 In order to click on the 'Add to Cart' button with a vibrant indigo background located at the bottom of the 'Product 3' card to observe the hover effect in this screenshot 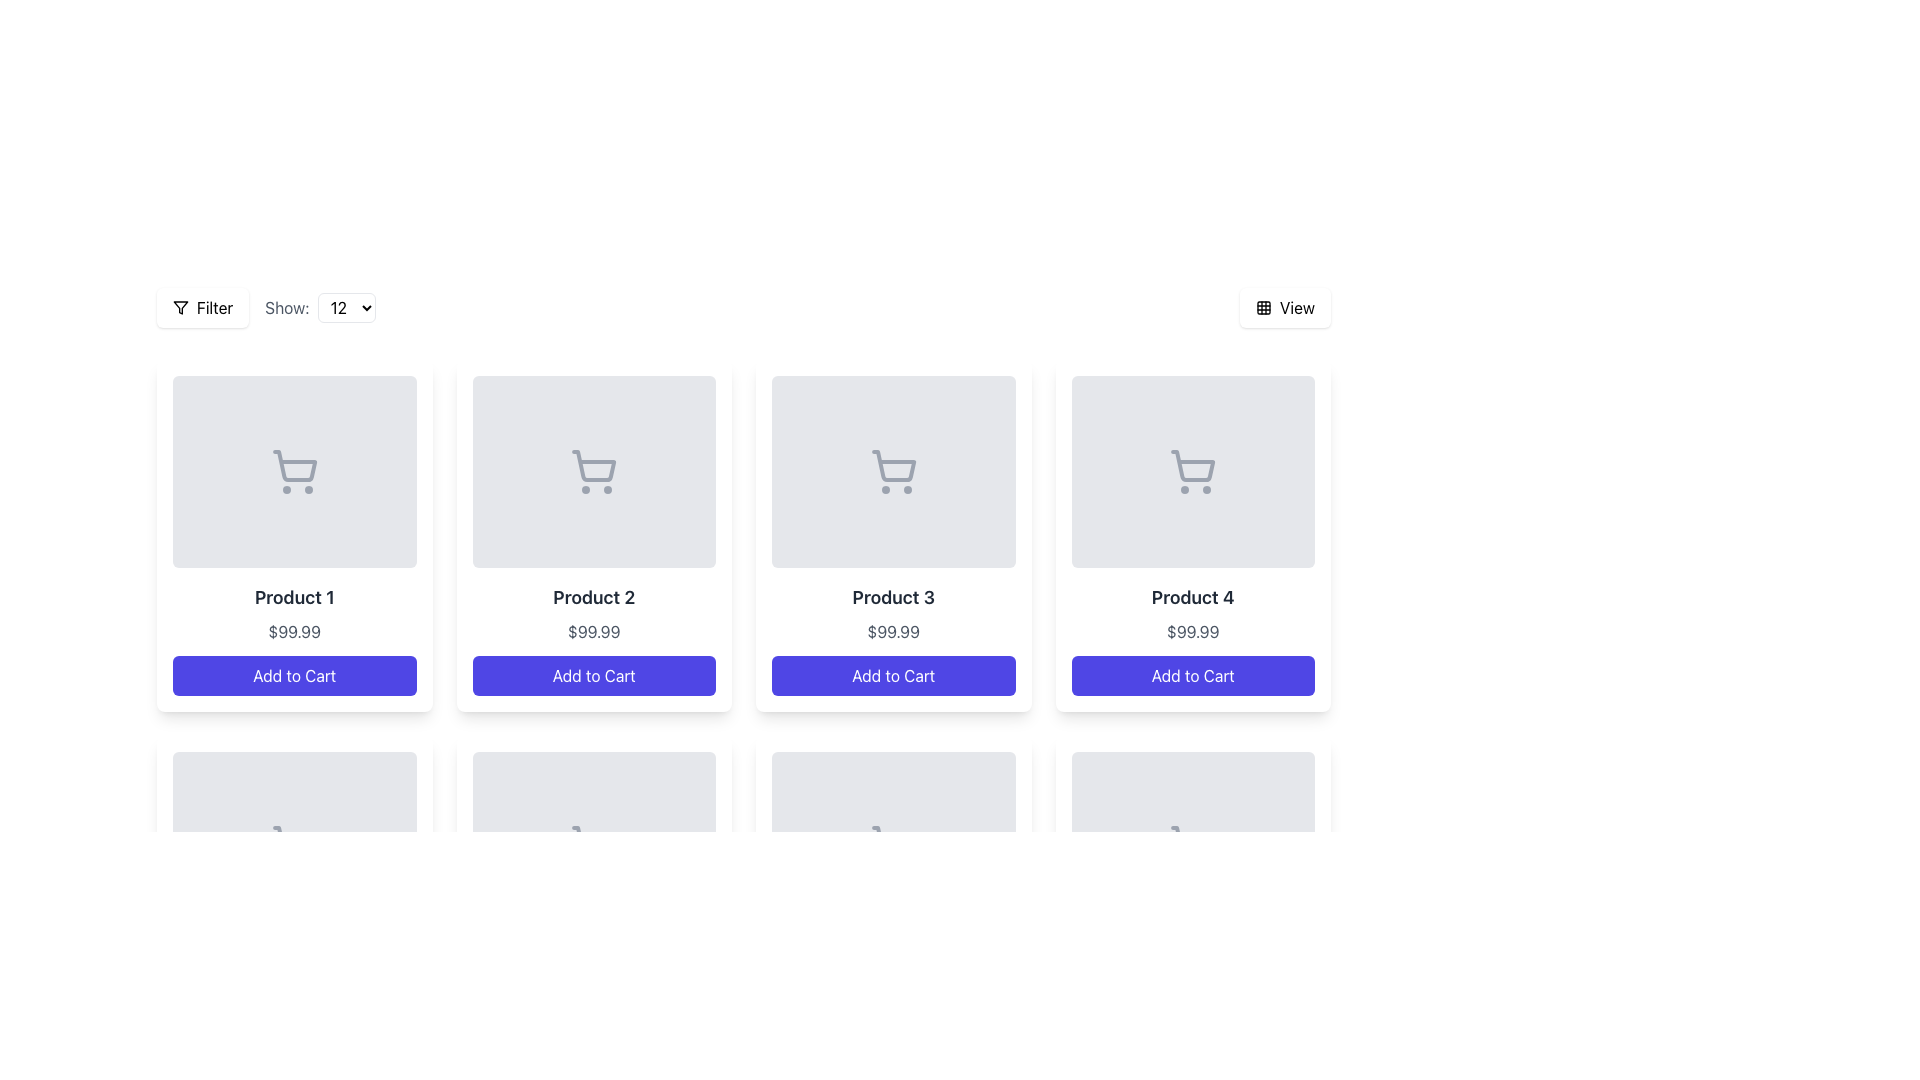, I will do `click(892, 675)`.